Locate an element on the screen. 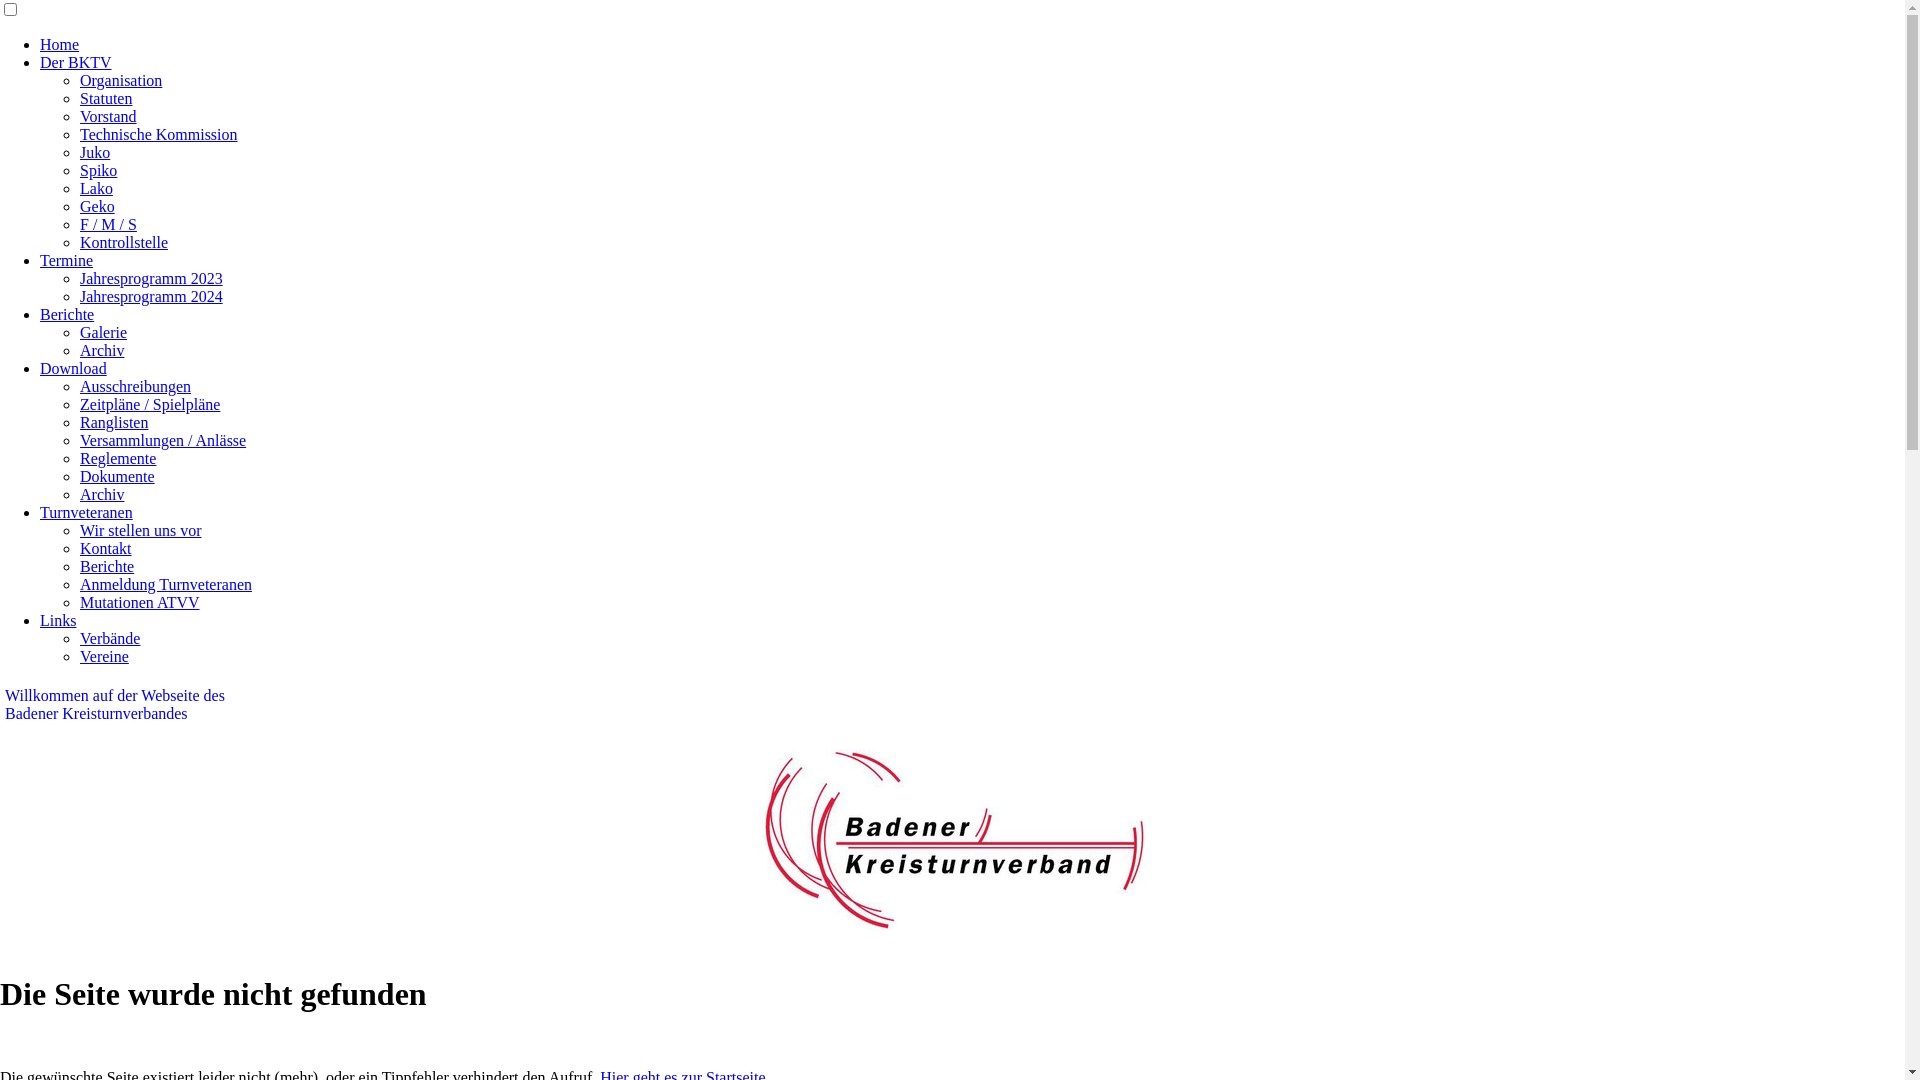 This screenshot has width=1920, height=1080. 'Der BKTV' is located at coordinates (39, 61).